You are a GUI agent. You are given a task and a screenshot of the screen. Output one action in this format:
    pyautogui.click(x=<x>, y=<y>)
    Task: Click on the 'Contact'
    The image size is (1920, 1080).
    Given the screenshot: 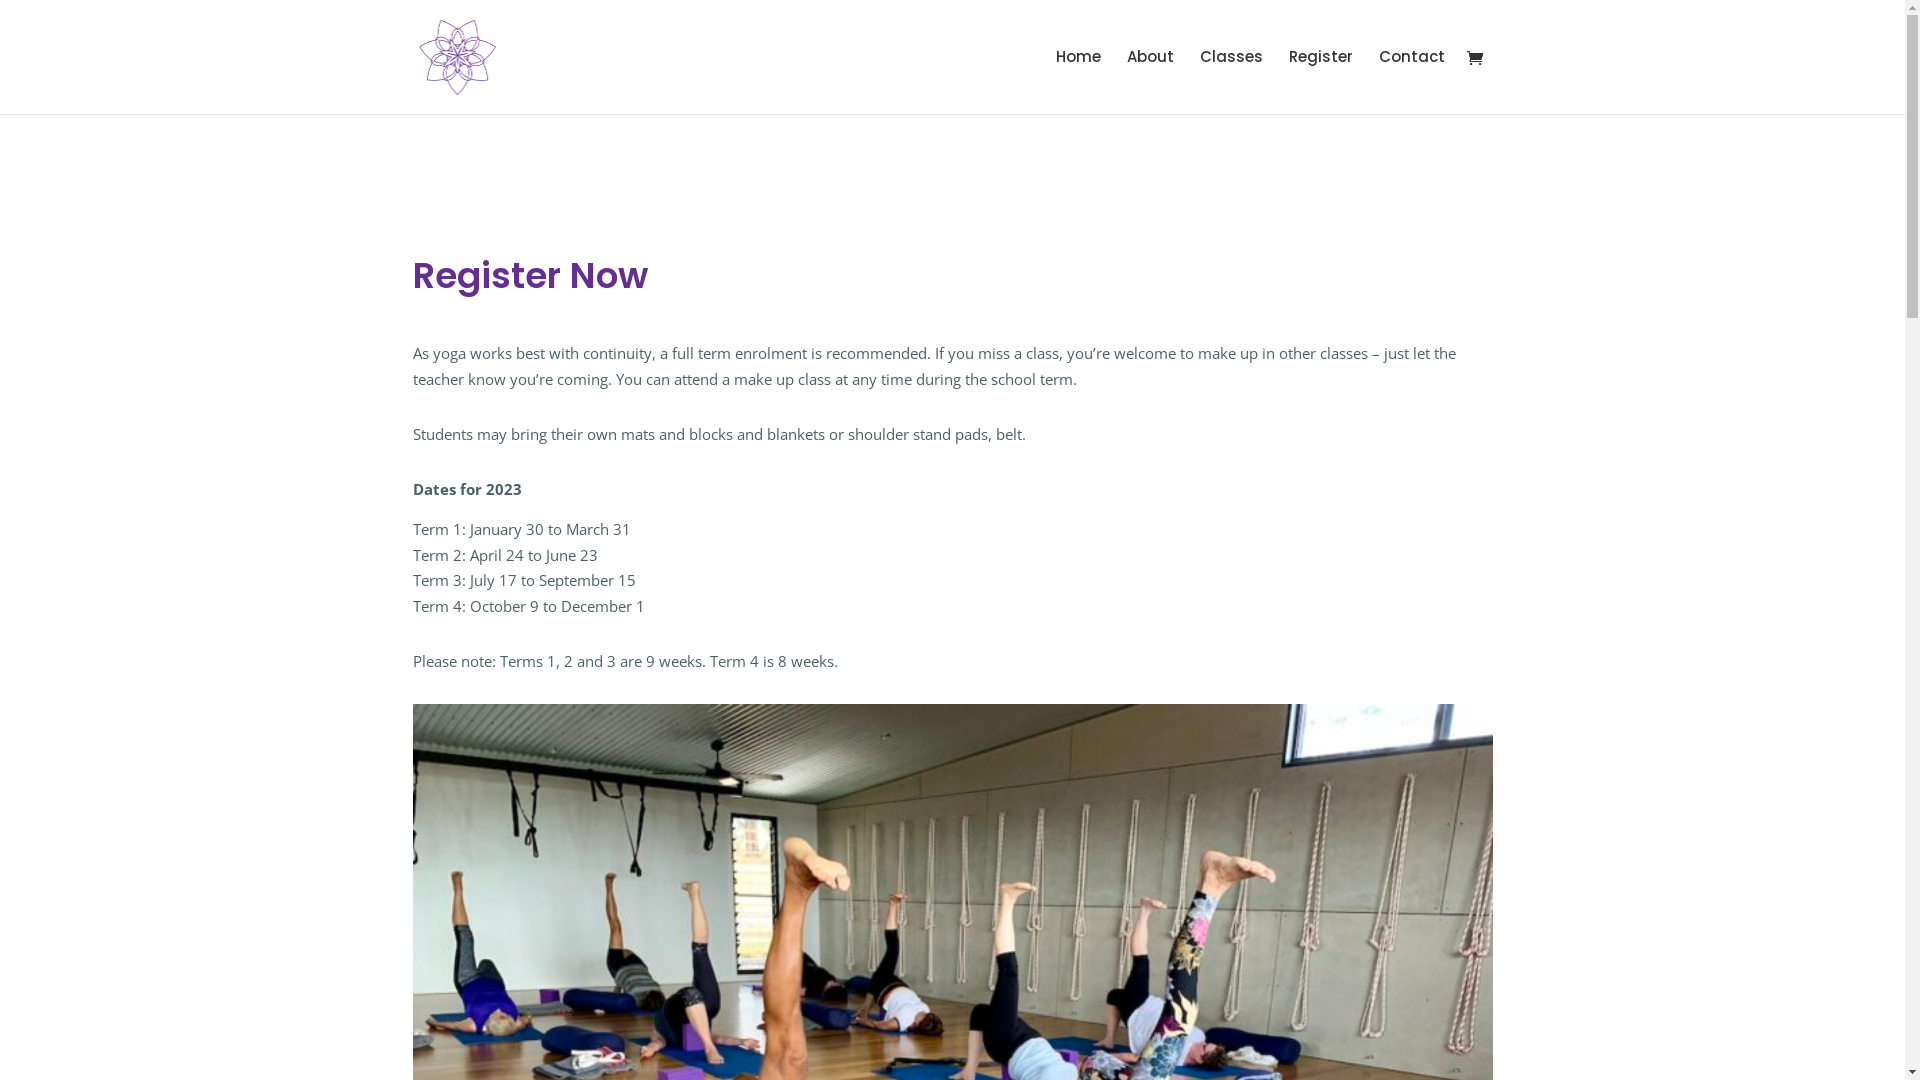 What is the action you would take?
    pyautogui.click(x=1410, y=80)
    